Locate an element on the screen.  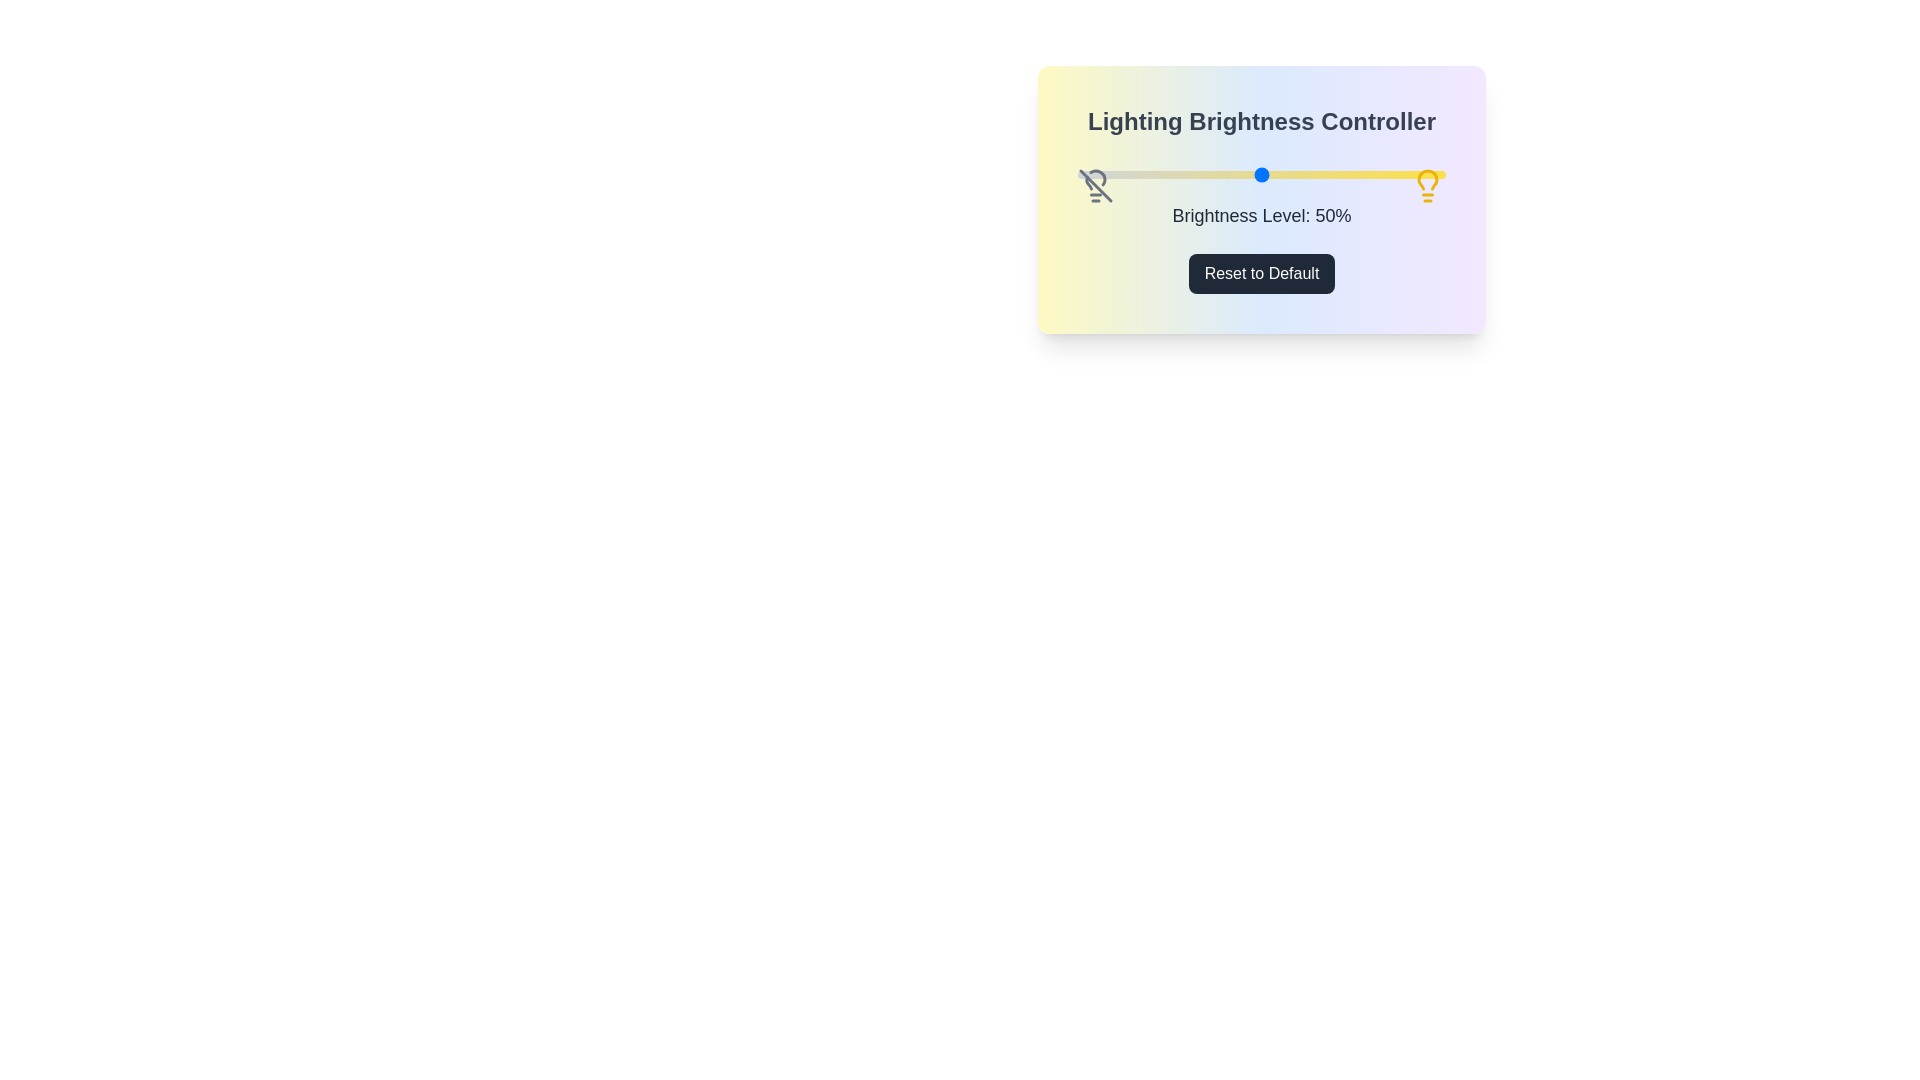
the brightness slider to 48% is located at coordinates (1253, 173).